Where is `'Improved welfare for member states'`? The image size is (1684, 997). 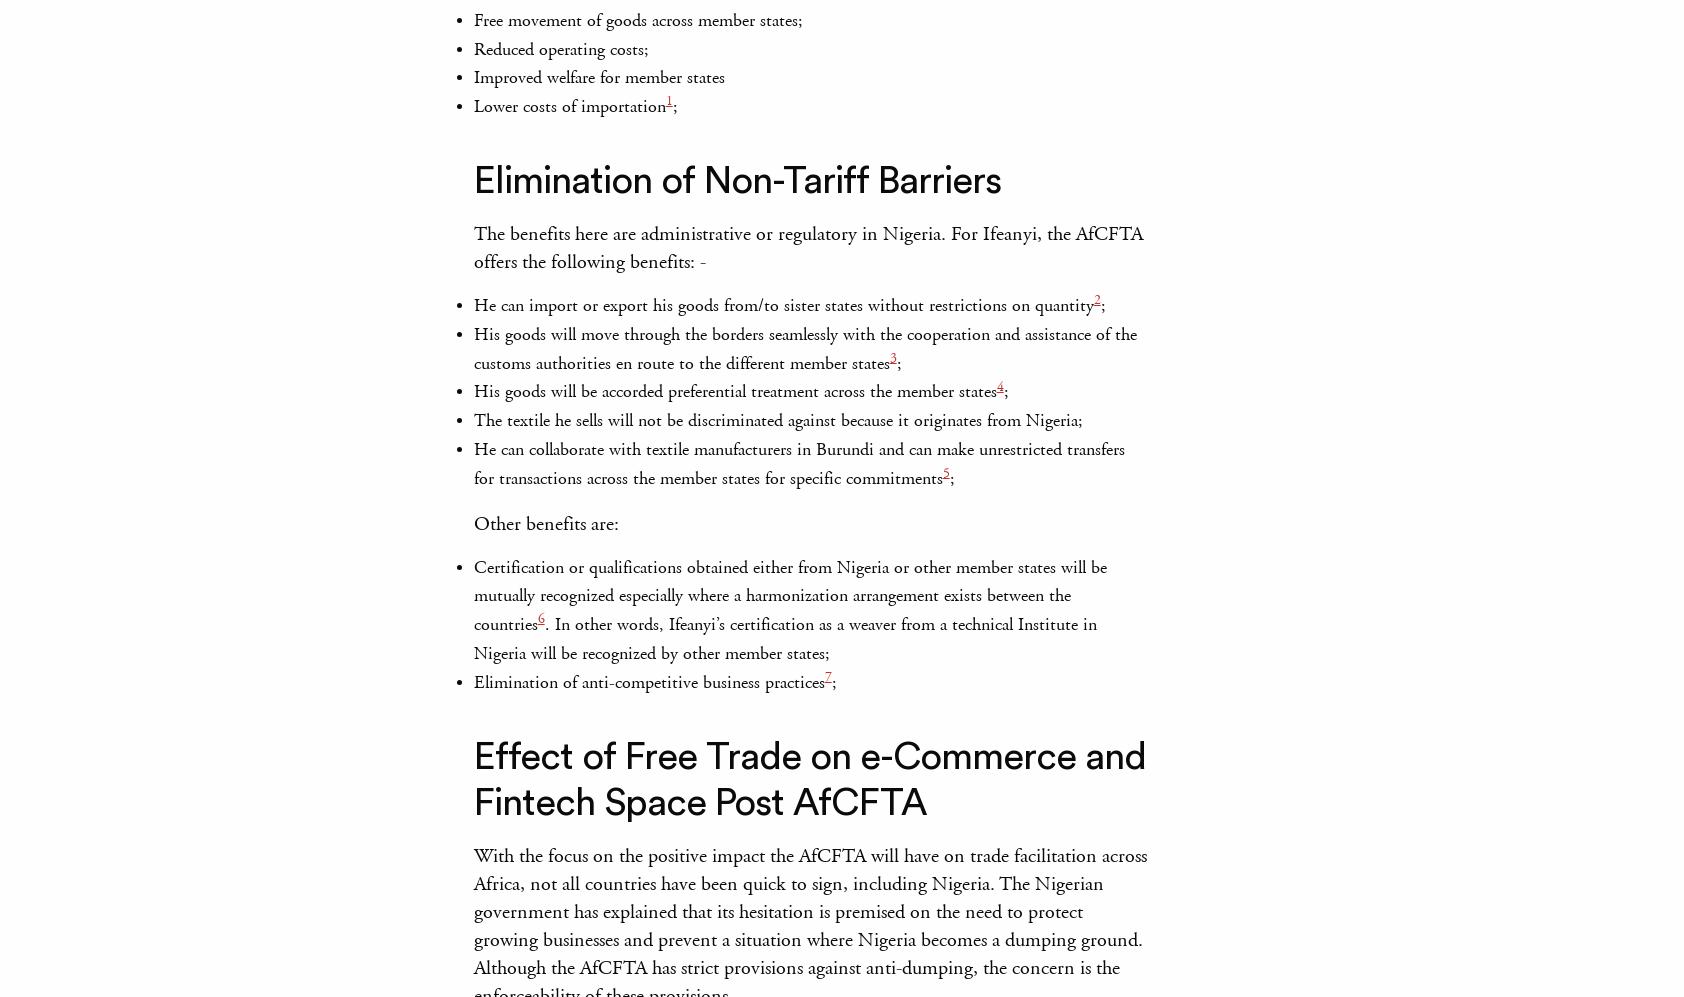 'Improved welfare for member states' is located at coordinates (597, 76).